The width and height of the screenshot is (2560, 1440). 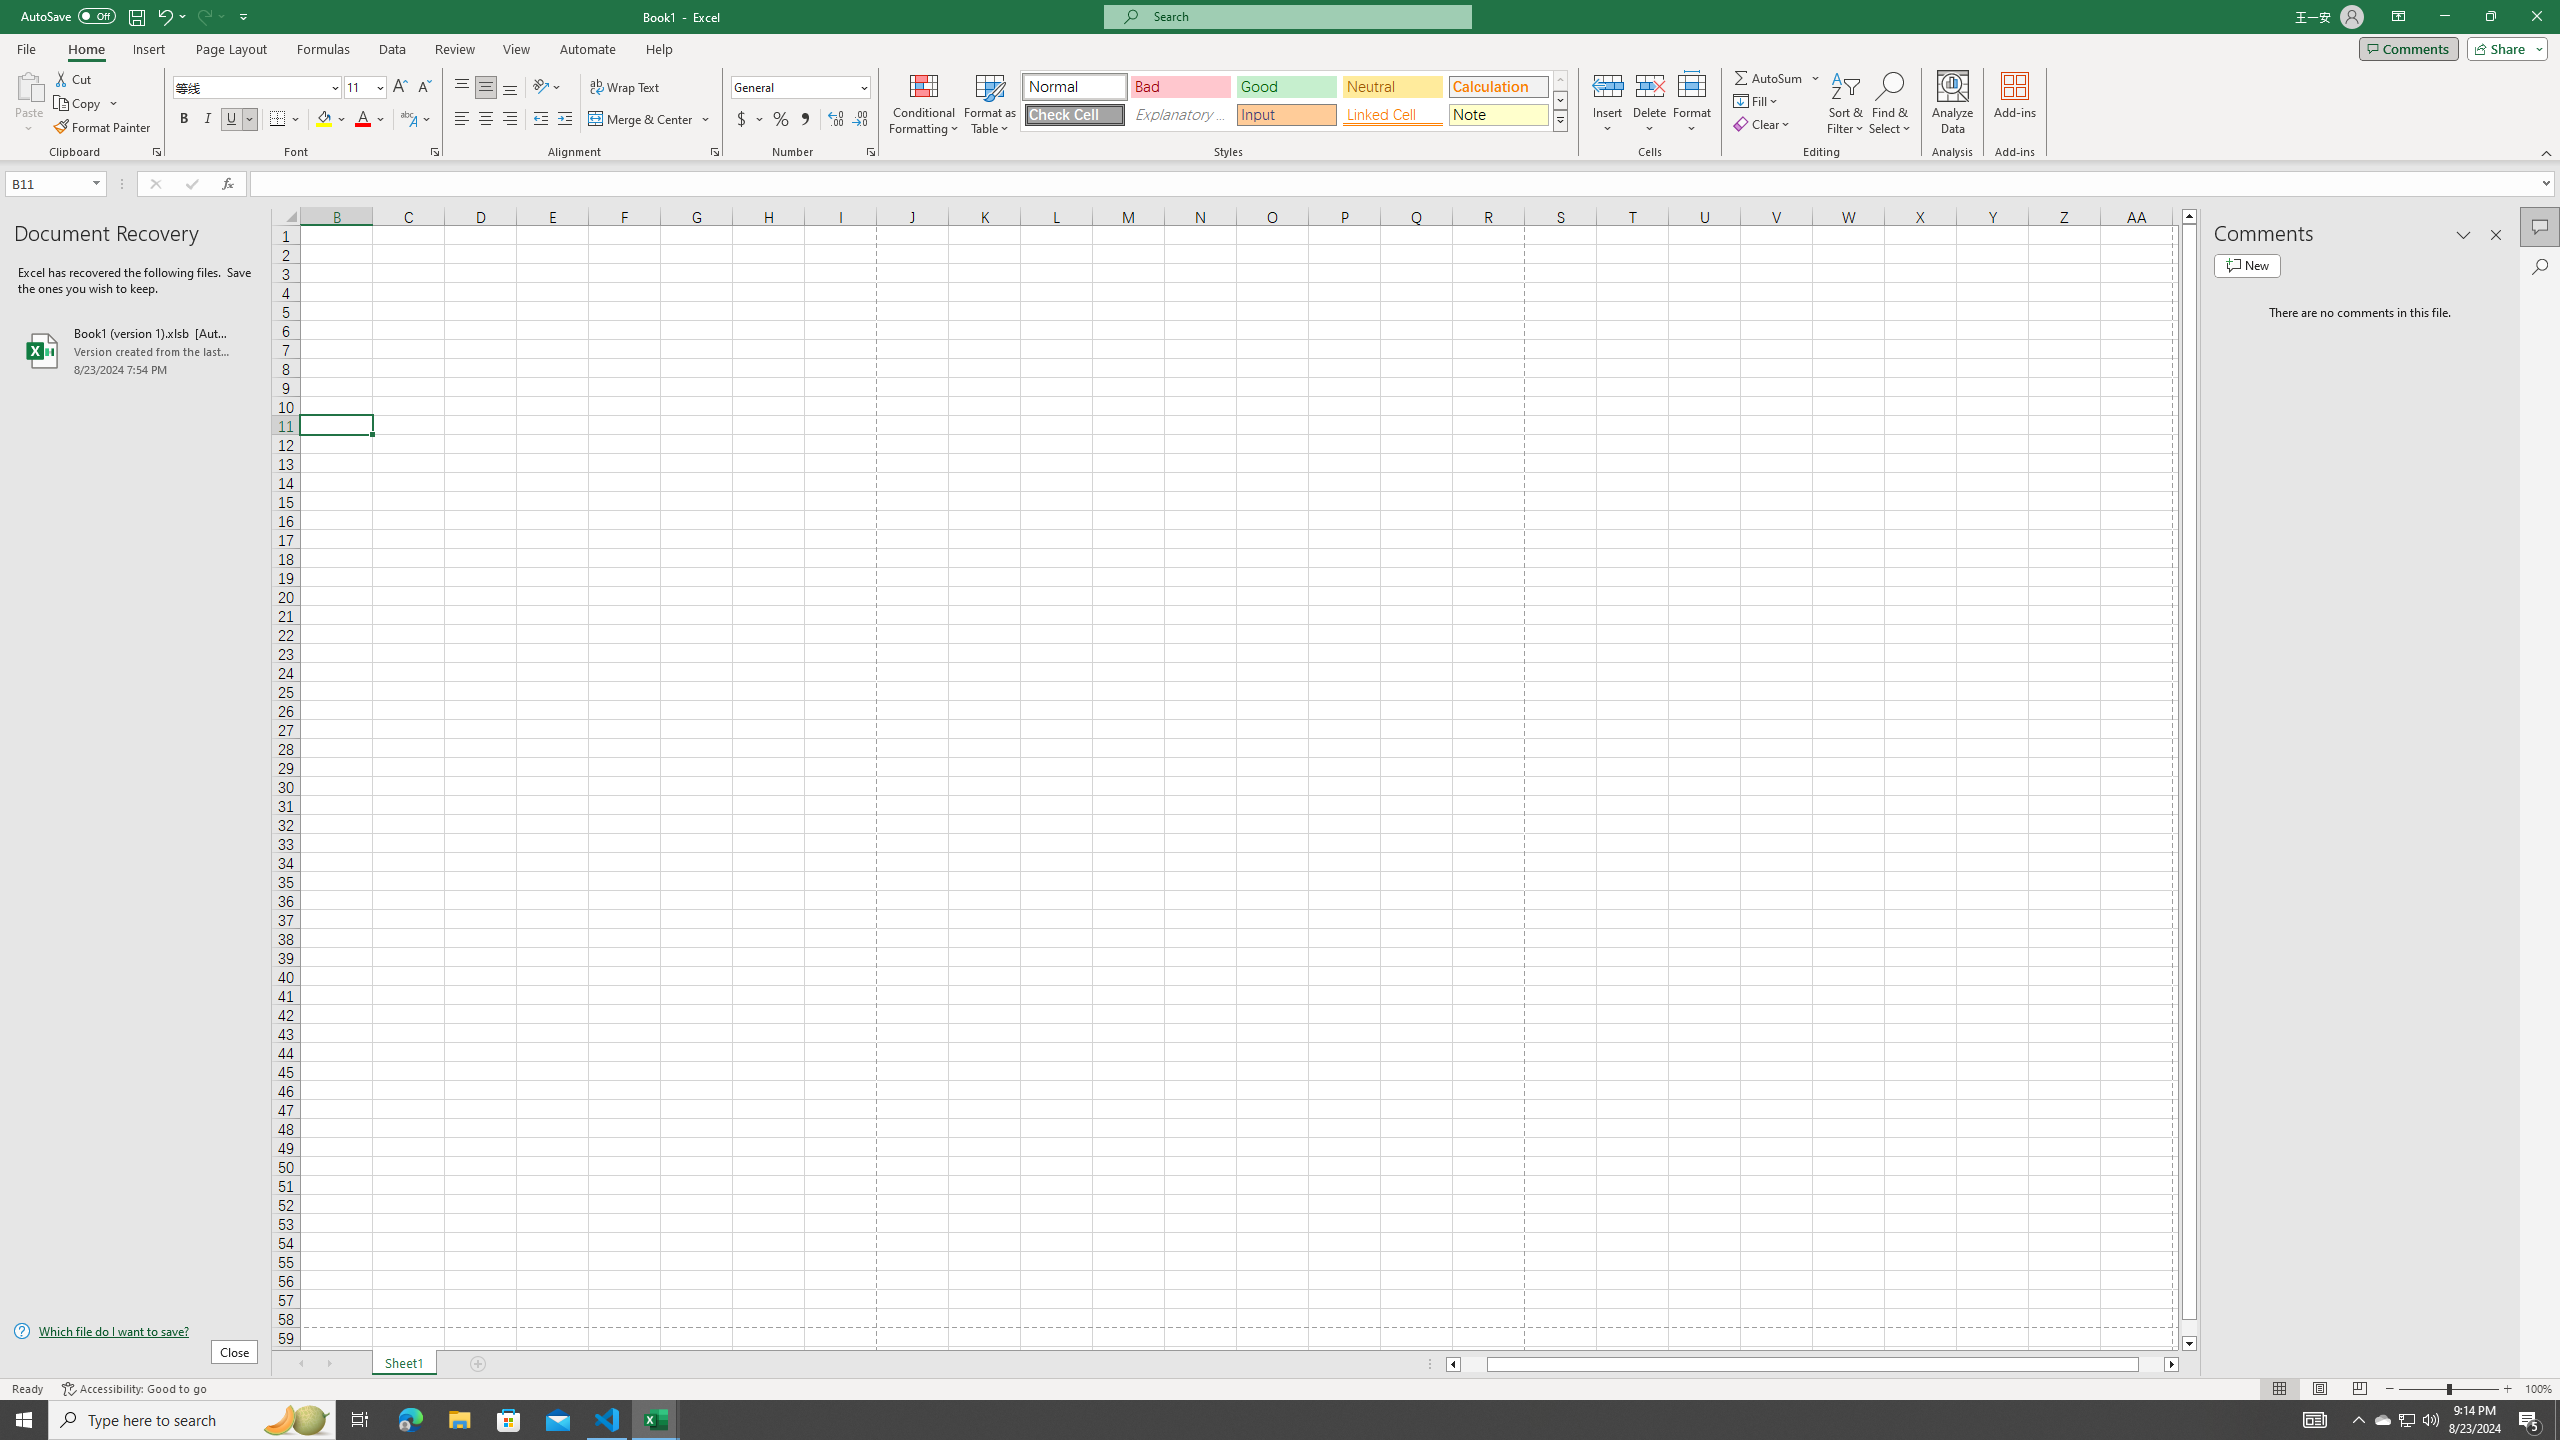 I want to click on 'Font', so click(x=249, y=87).